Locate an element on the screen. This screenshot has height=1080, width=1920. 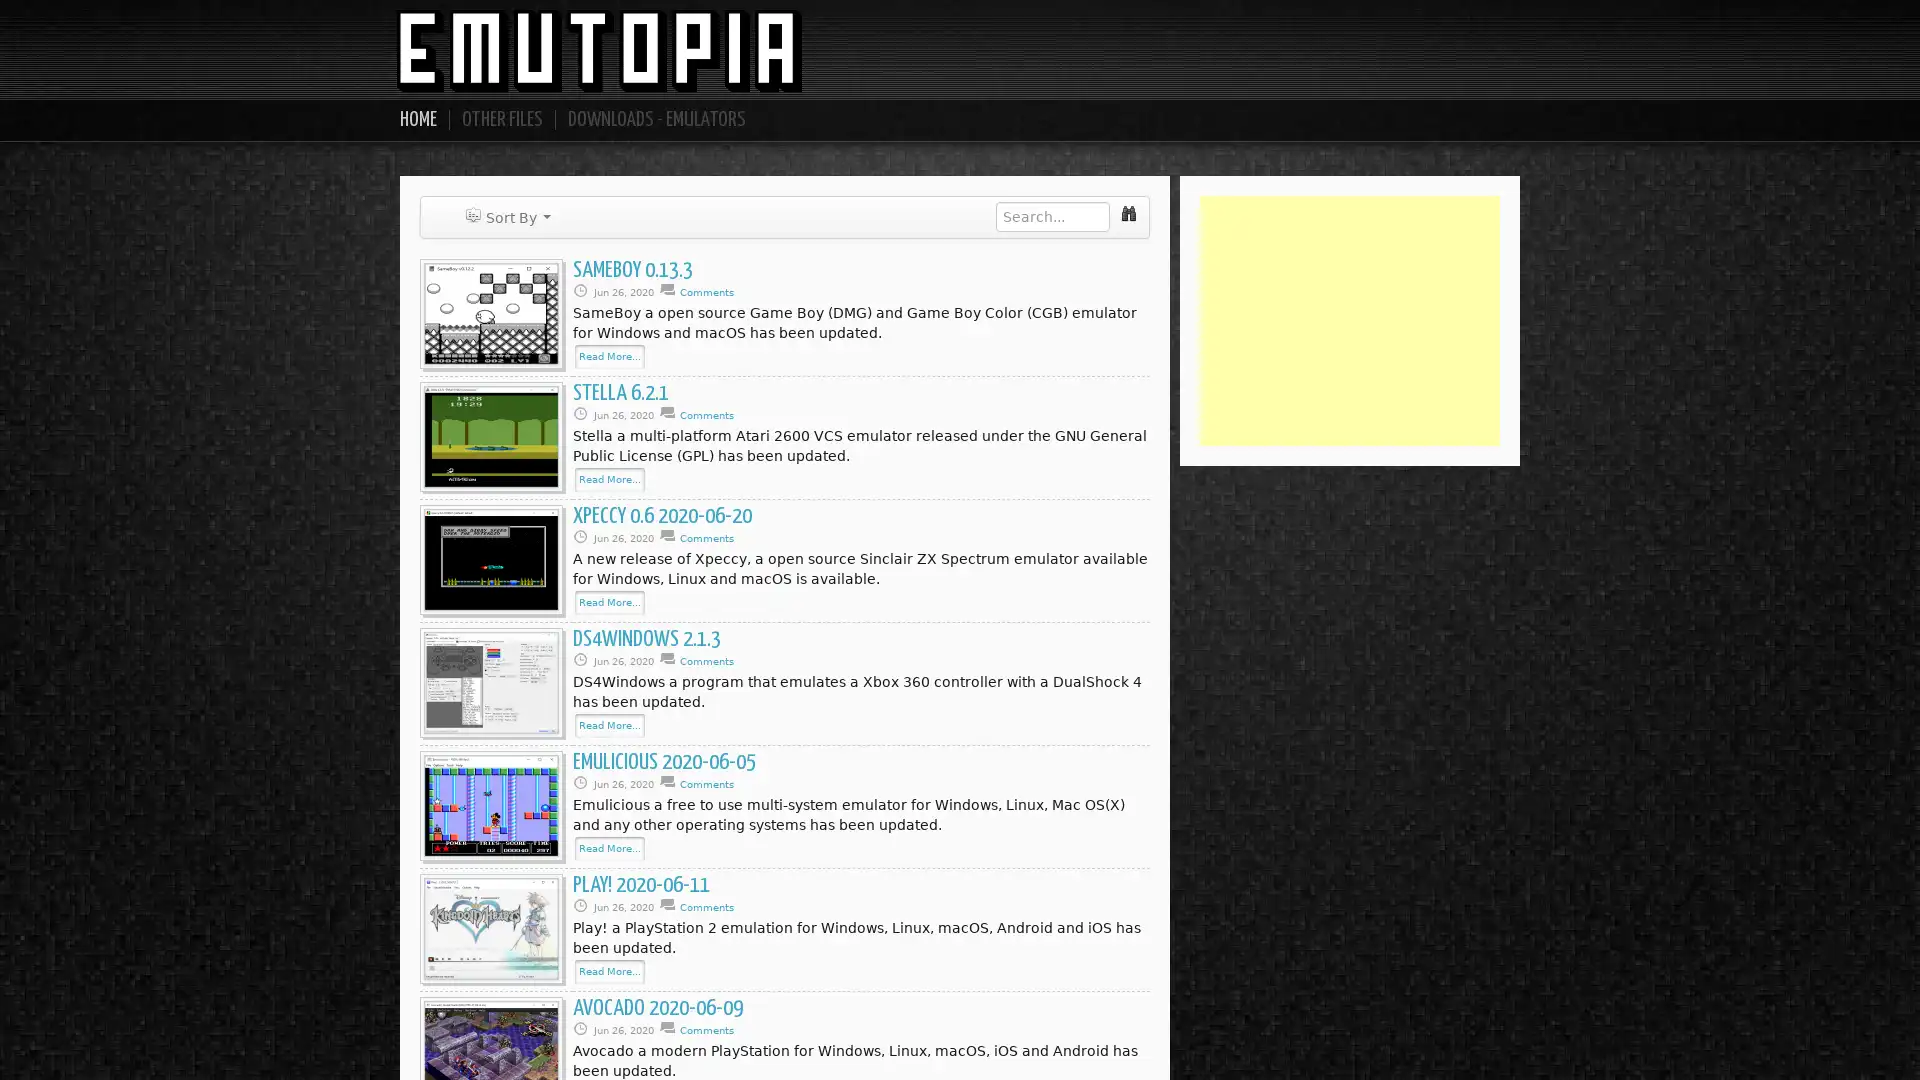
Close Close is located at coordinates (1106, 274).